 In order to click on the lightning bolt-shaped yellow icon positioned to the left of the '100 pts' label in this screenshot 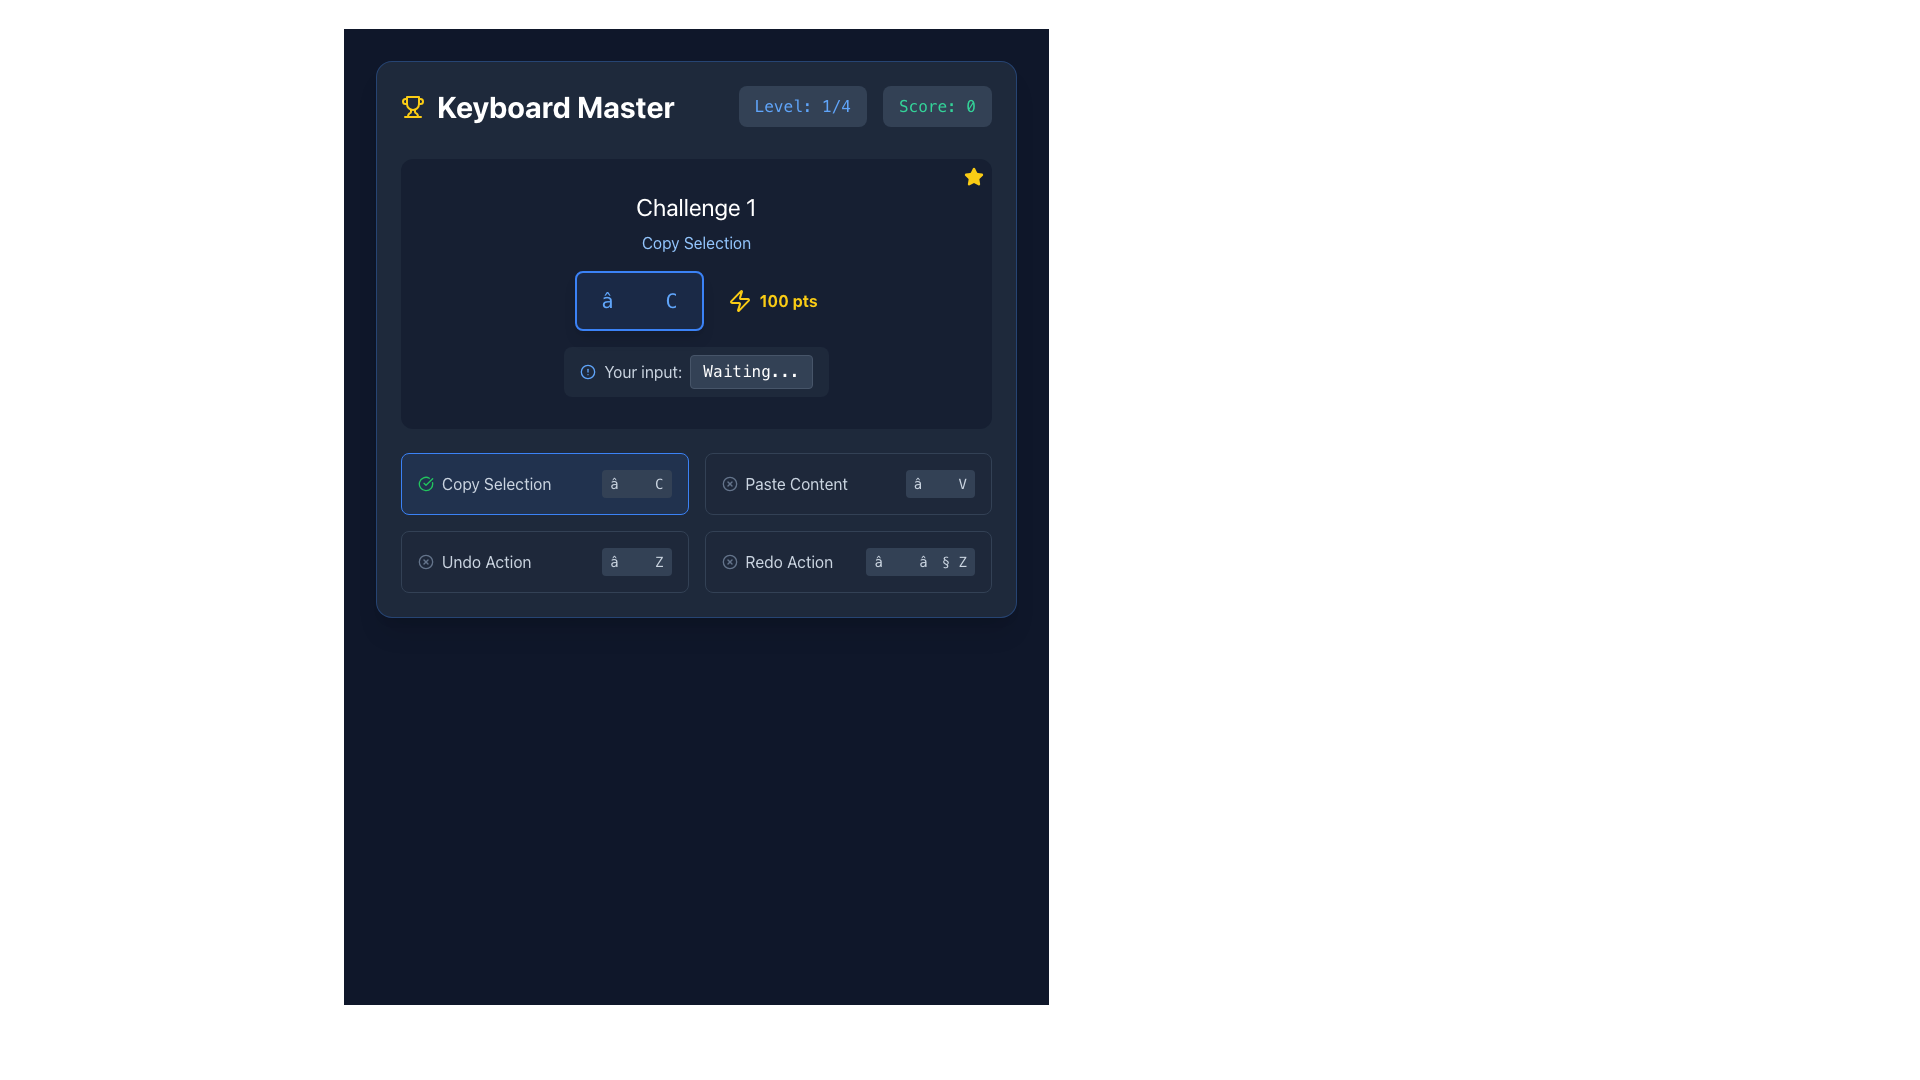, I will do `click(738, 300)`.